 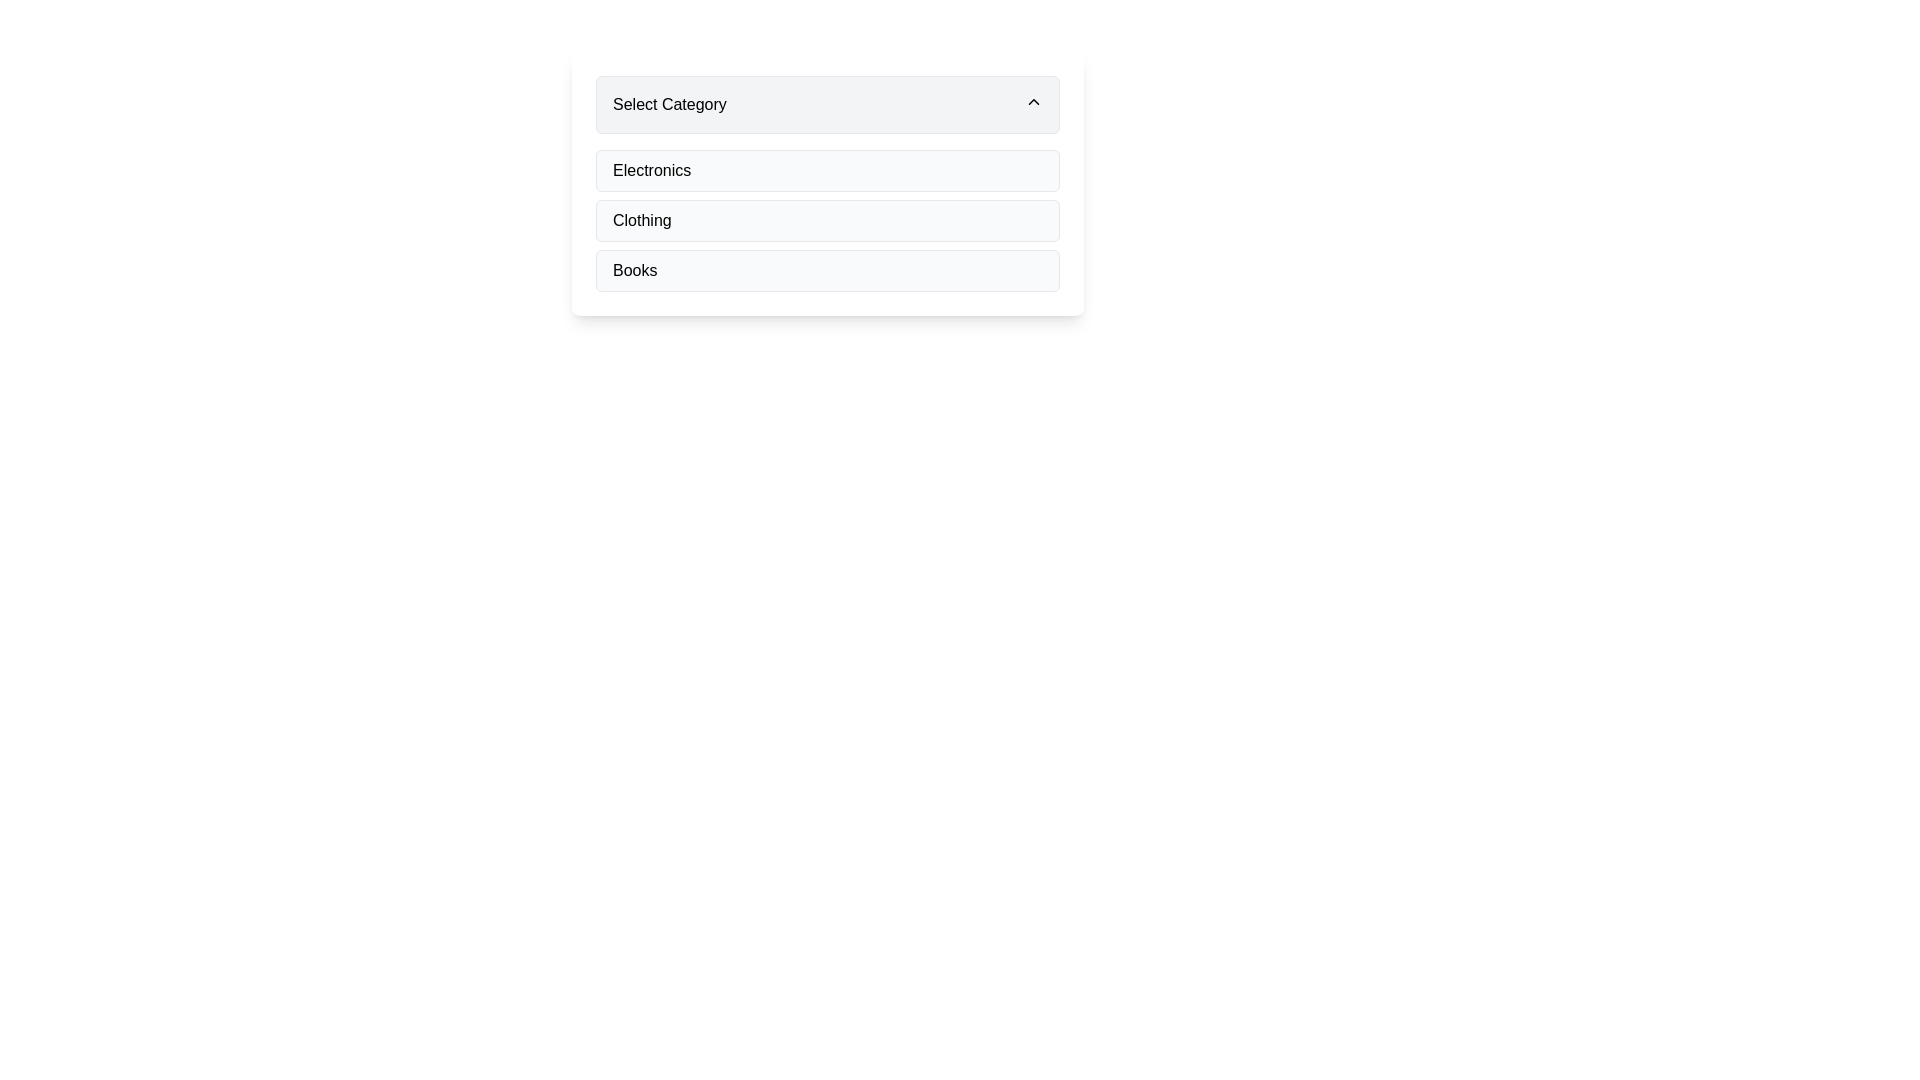 I want to click on the 'Books' dropdown item, which is the third option in the 'Select Category' menu, so click(x=828, y=270).